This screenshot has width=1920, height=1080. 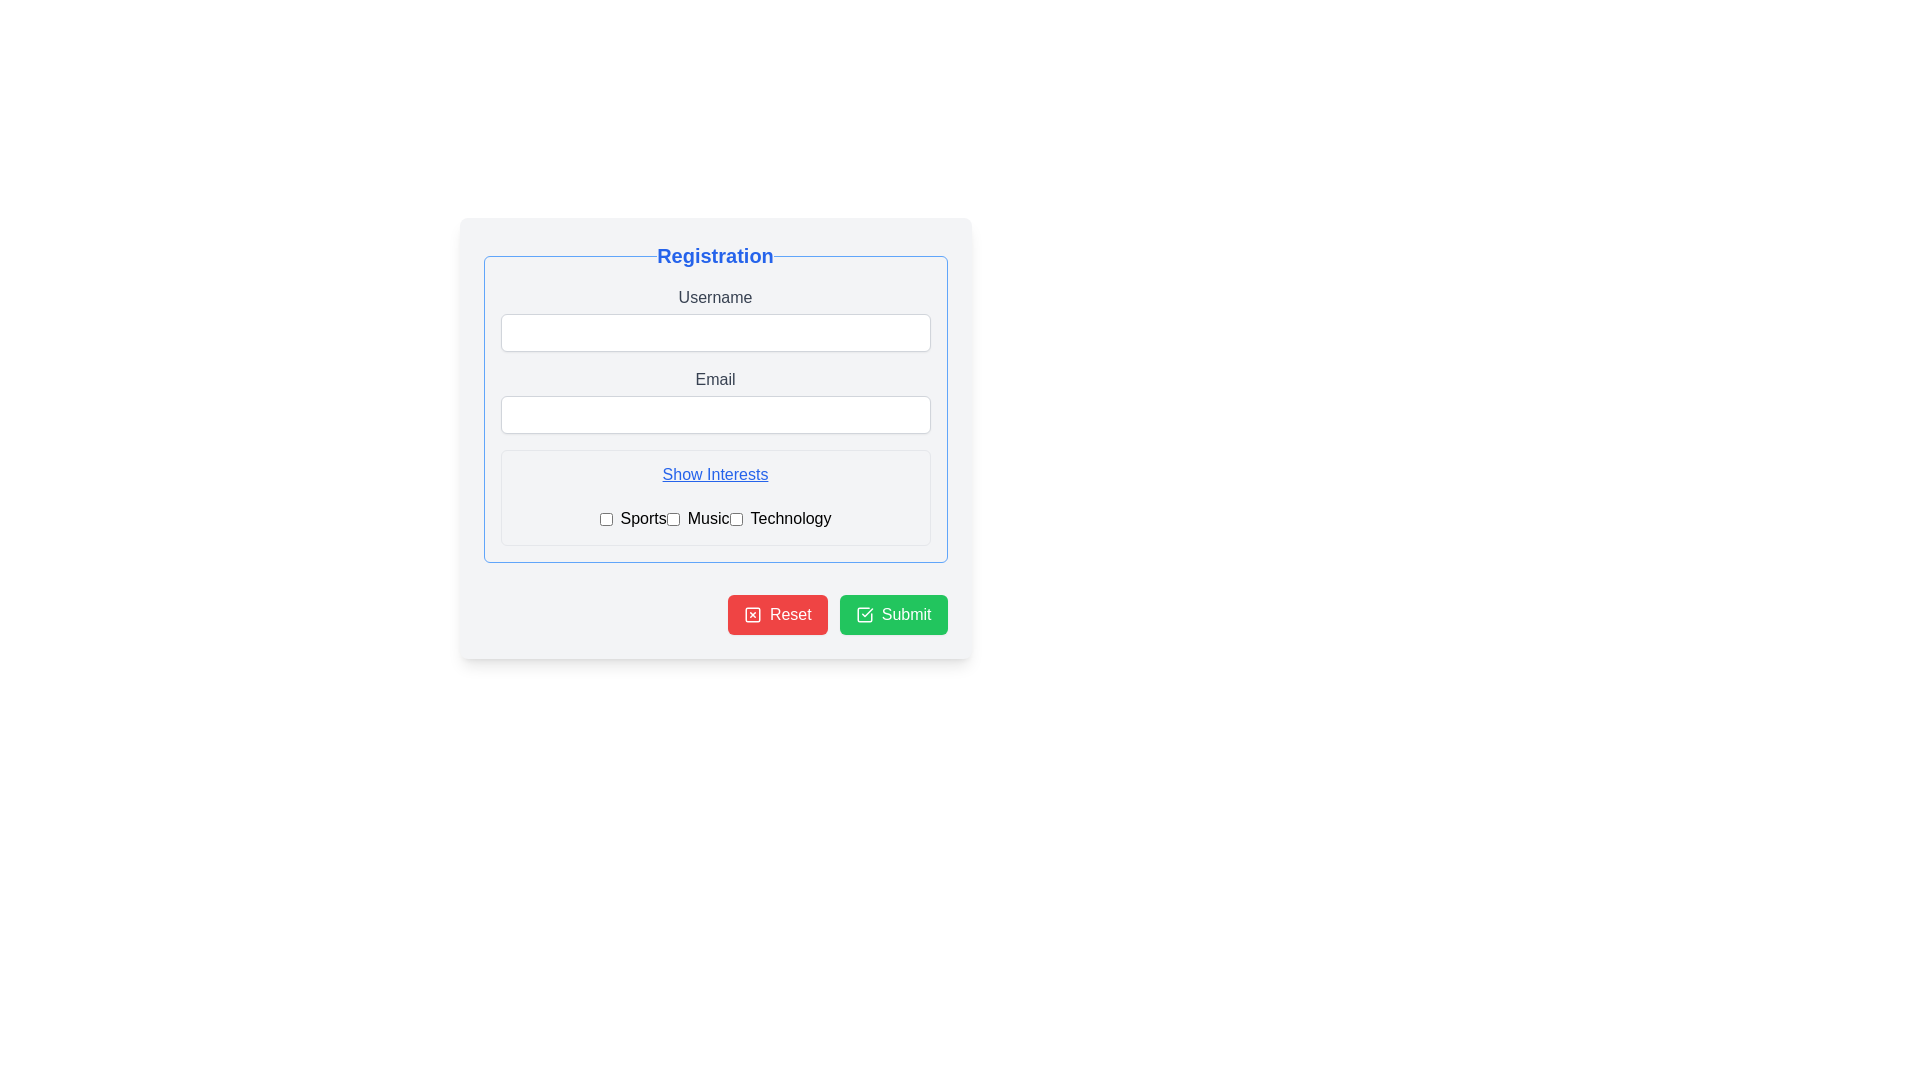 I want to click on the checkbox, so click(x=715, y=514).